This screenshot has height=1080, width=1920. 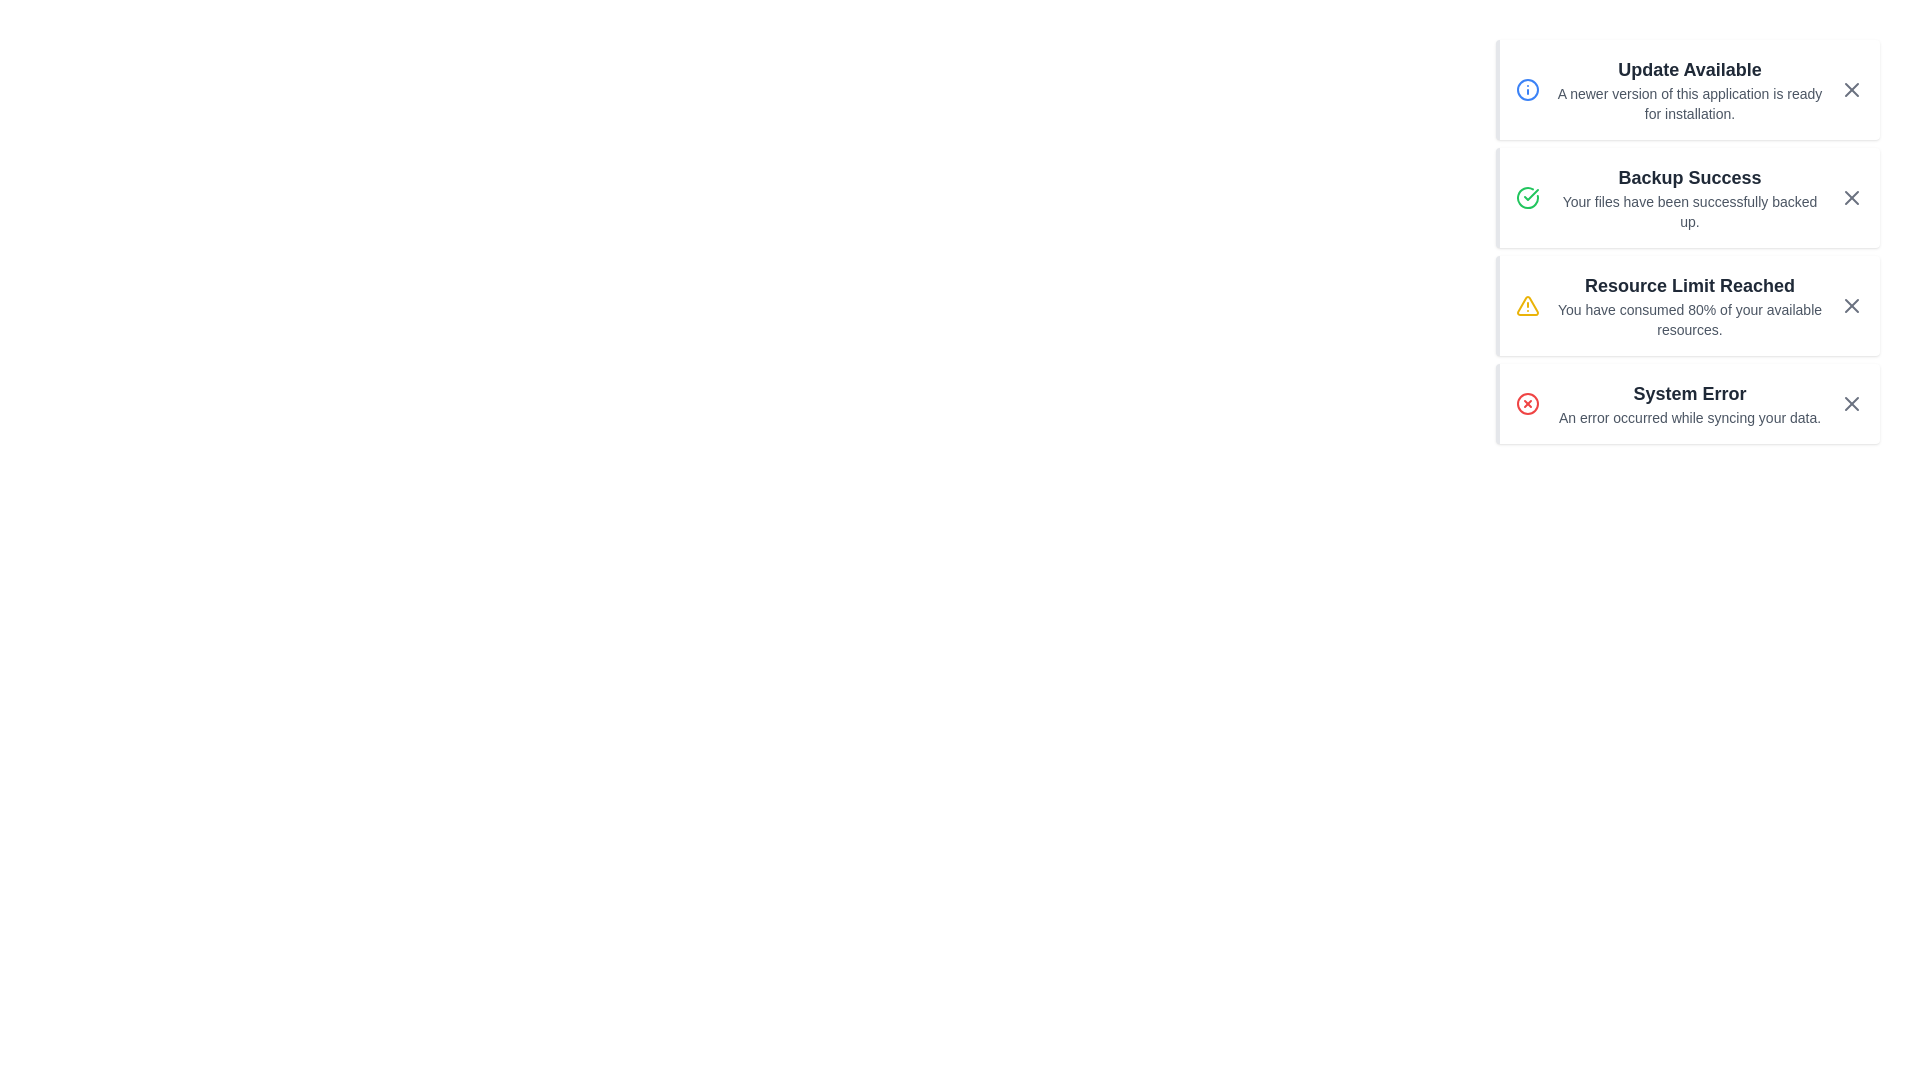 I want to click on the 'Update Available' text label displayed in bold dark gray font within the notification area at the top right of the interface, so click(x=1688, y=68).